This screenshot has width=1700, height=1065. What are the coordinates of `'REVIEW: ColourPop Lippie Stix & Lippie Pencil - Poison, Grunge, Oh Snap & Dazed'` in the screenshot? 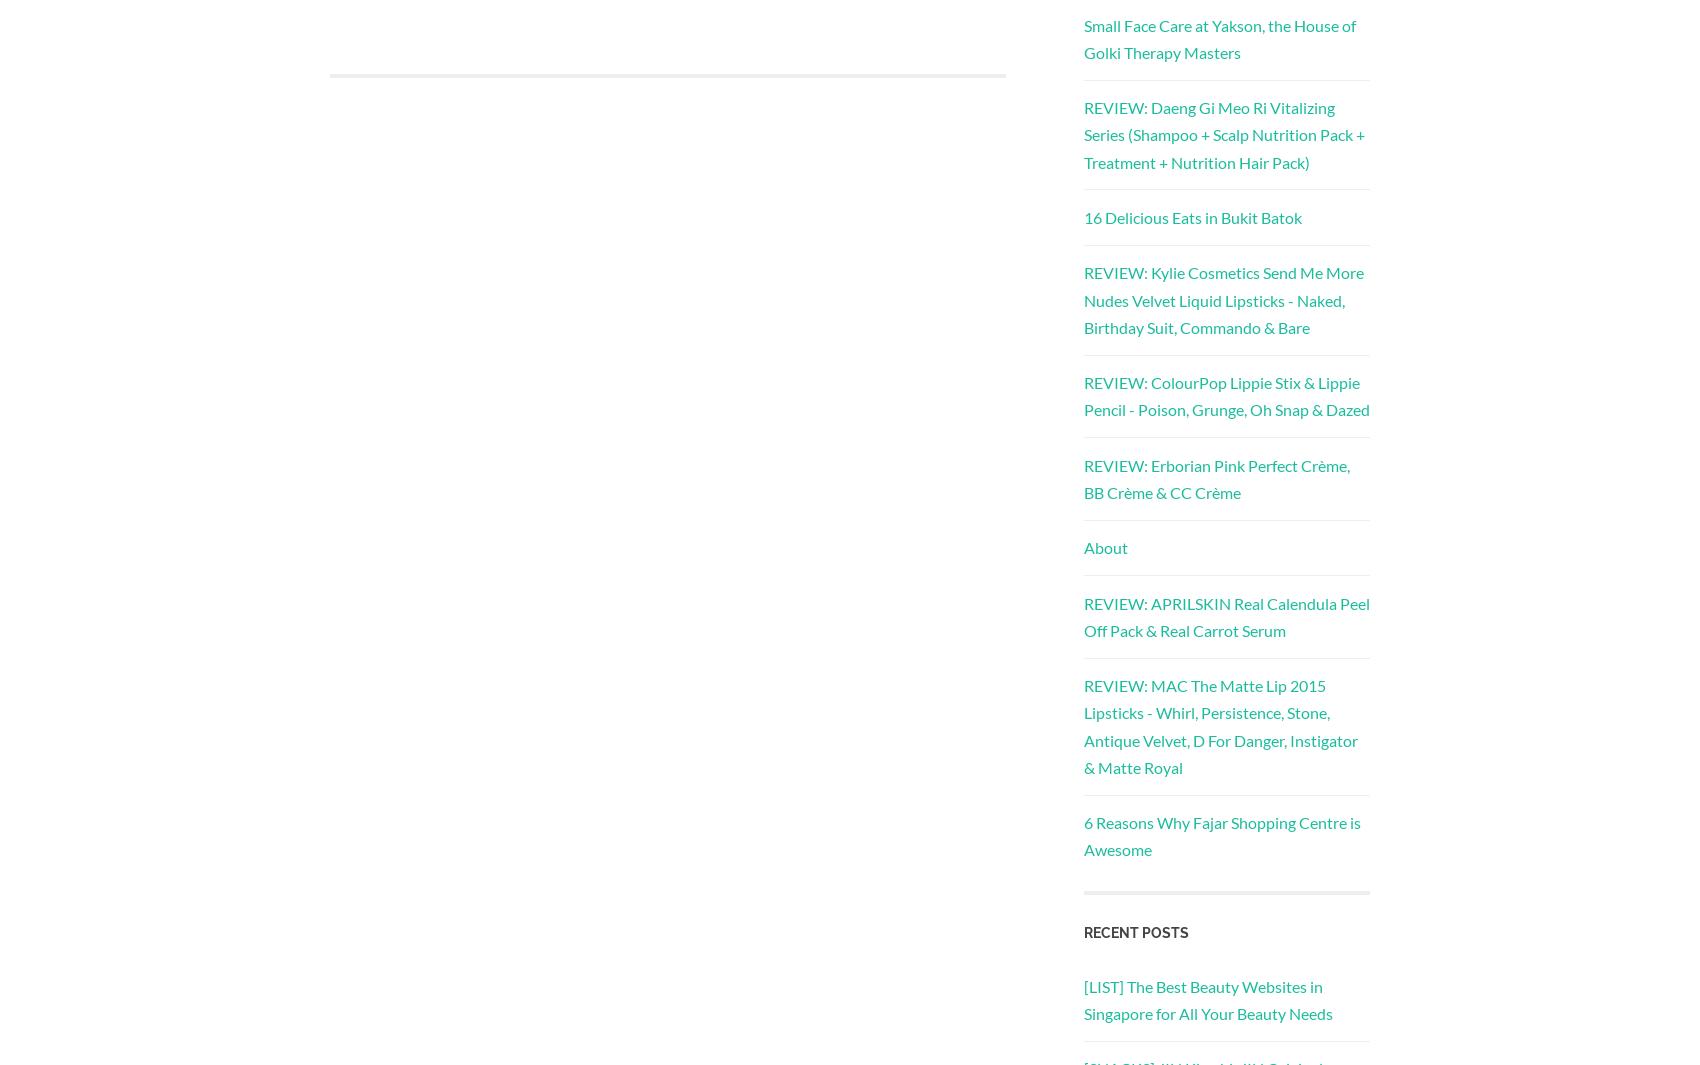 It's located at (1226, 394).